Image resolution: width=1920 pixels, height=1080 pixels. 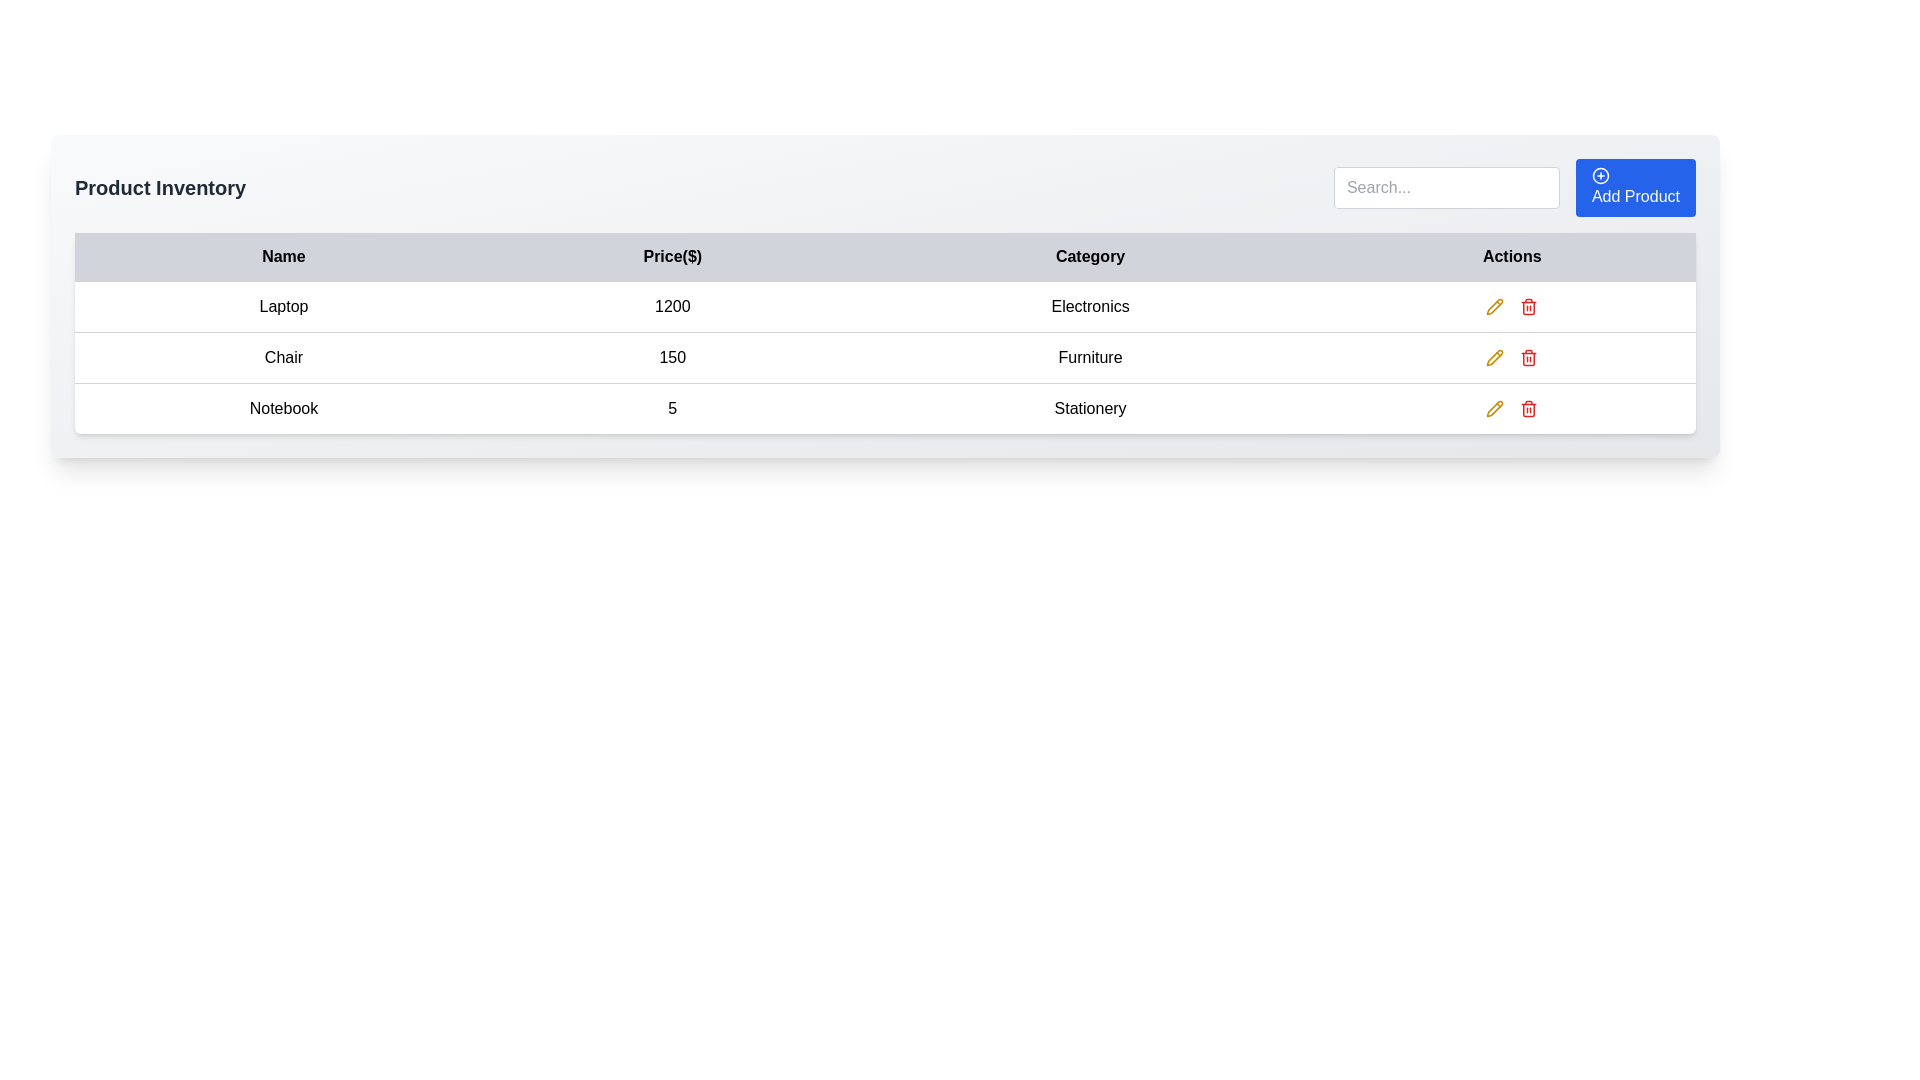 What do you see at coordinates (1495, 407) in the screenshot?
I see `the pencil-shaped icon button in the 'Actions' column of the second row` at bounding box center [1495, 407].